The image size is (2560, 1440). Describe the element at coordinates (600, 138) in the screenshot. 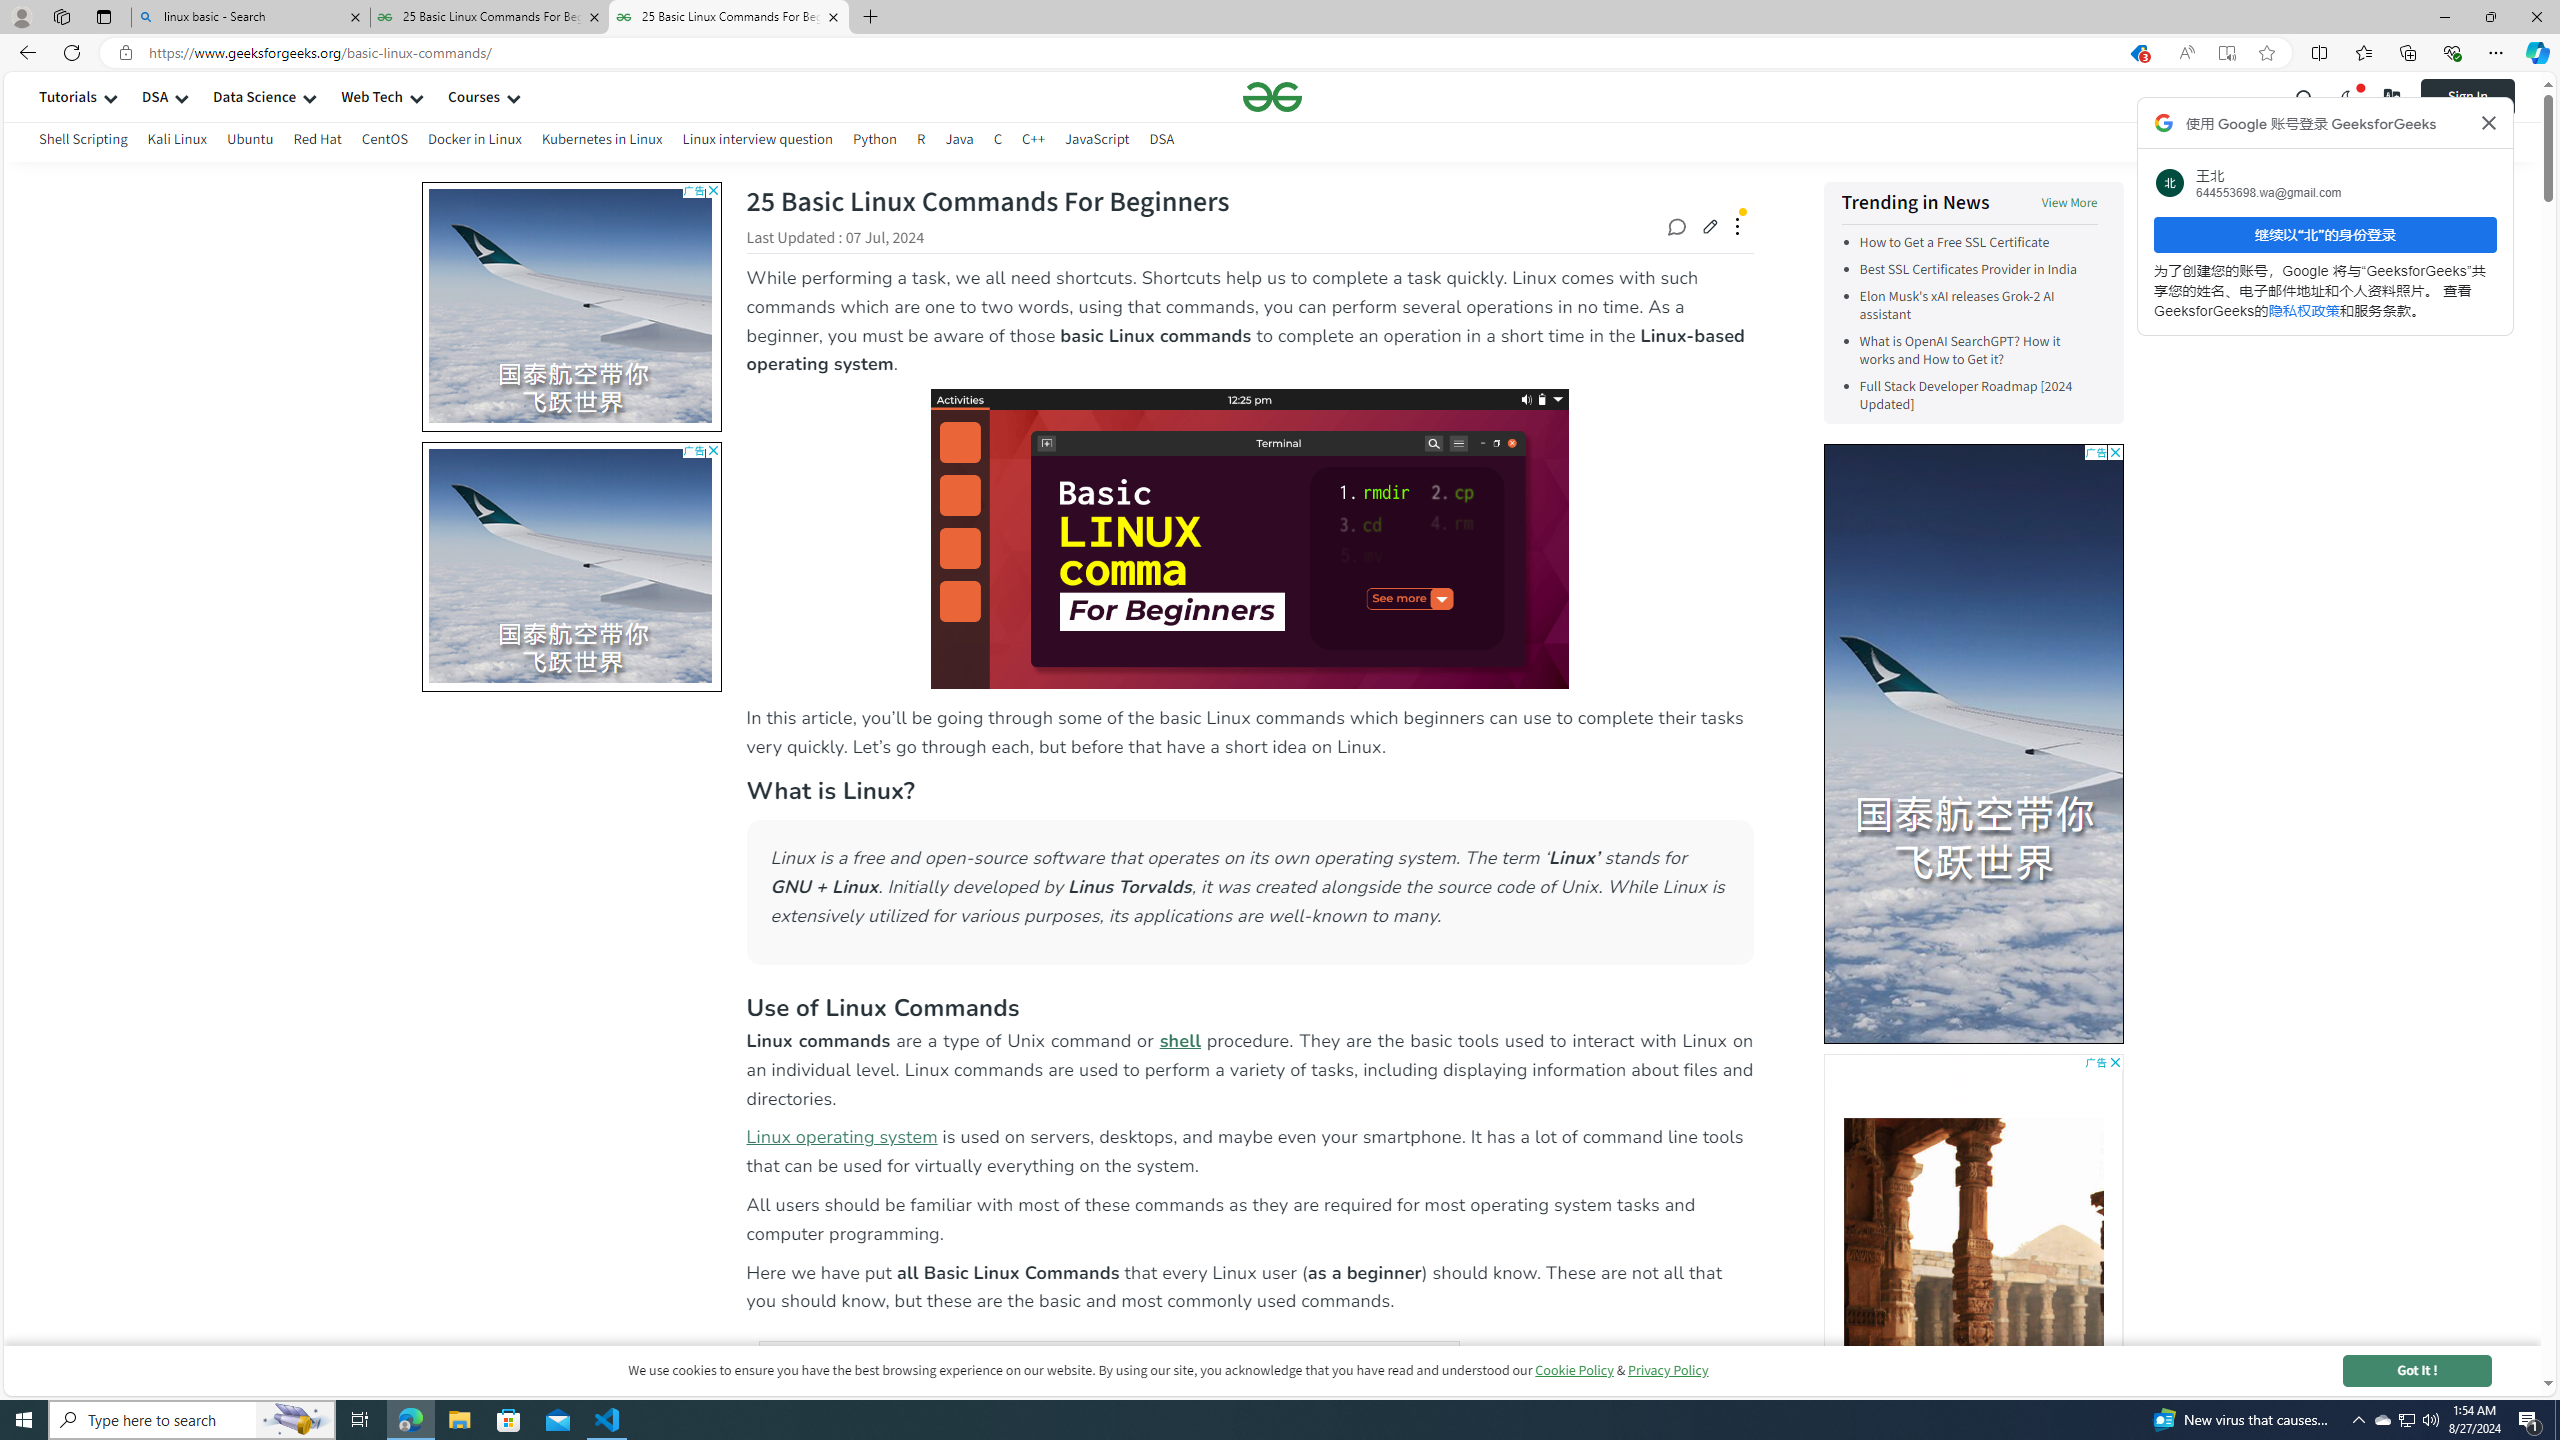

I see `'Kubernetes in Linux'` at that location.